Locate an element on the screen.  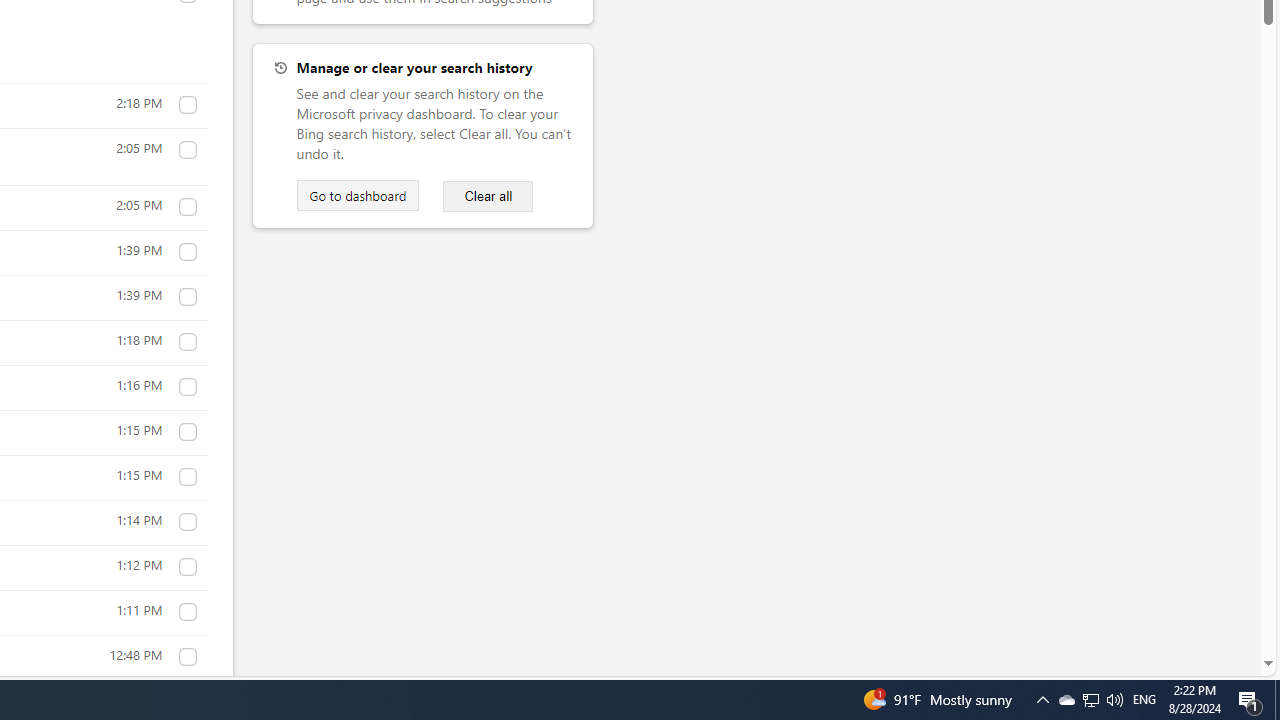
'Clear your search history' is located at coordinates (488, 196).